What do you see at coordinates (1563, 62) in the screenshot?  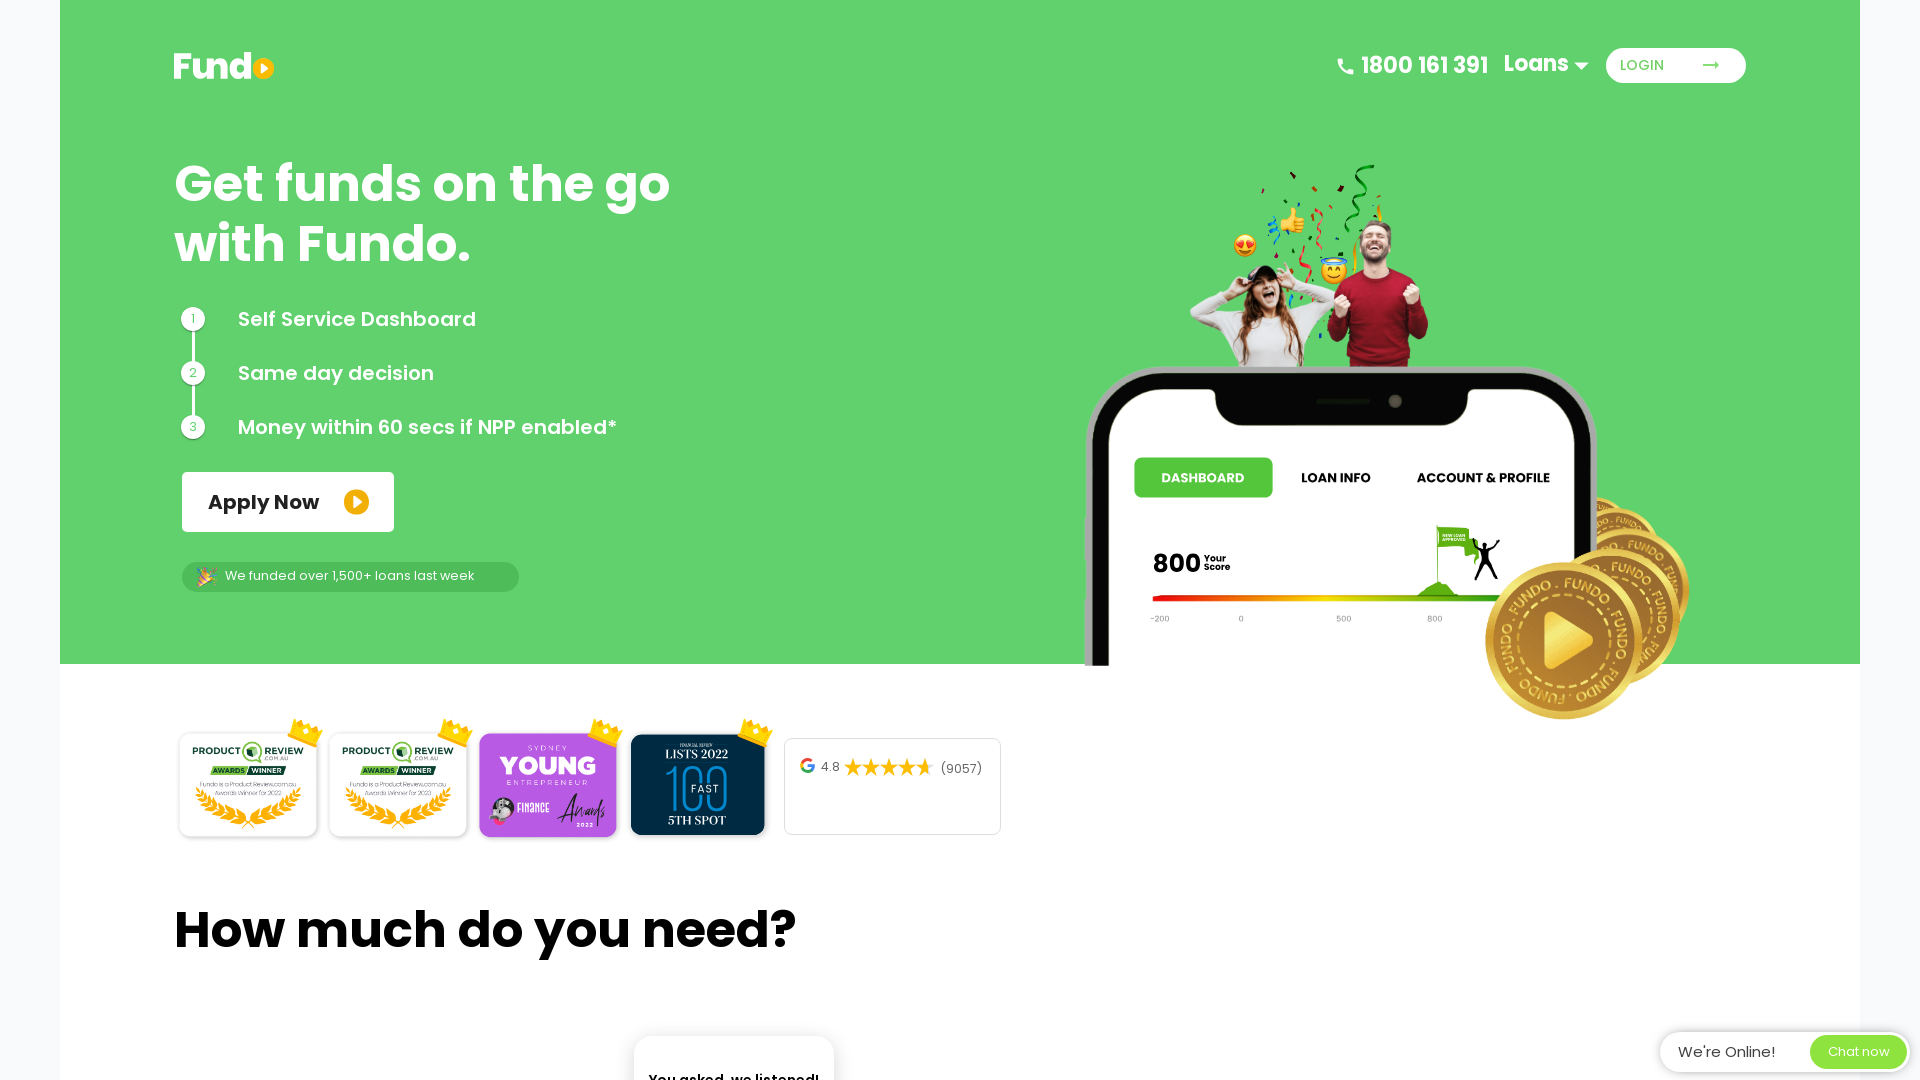 I see `'Loans` at bounding box center [1563, 62].